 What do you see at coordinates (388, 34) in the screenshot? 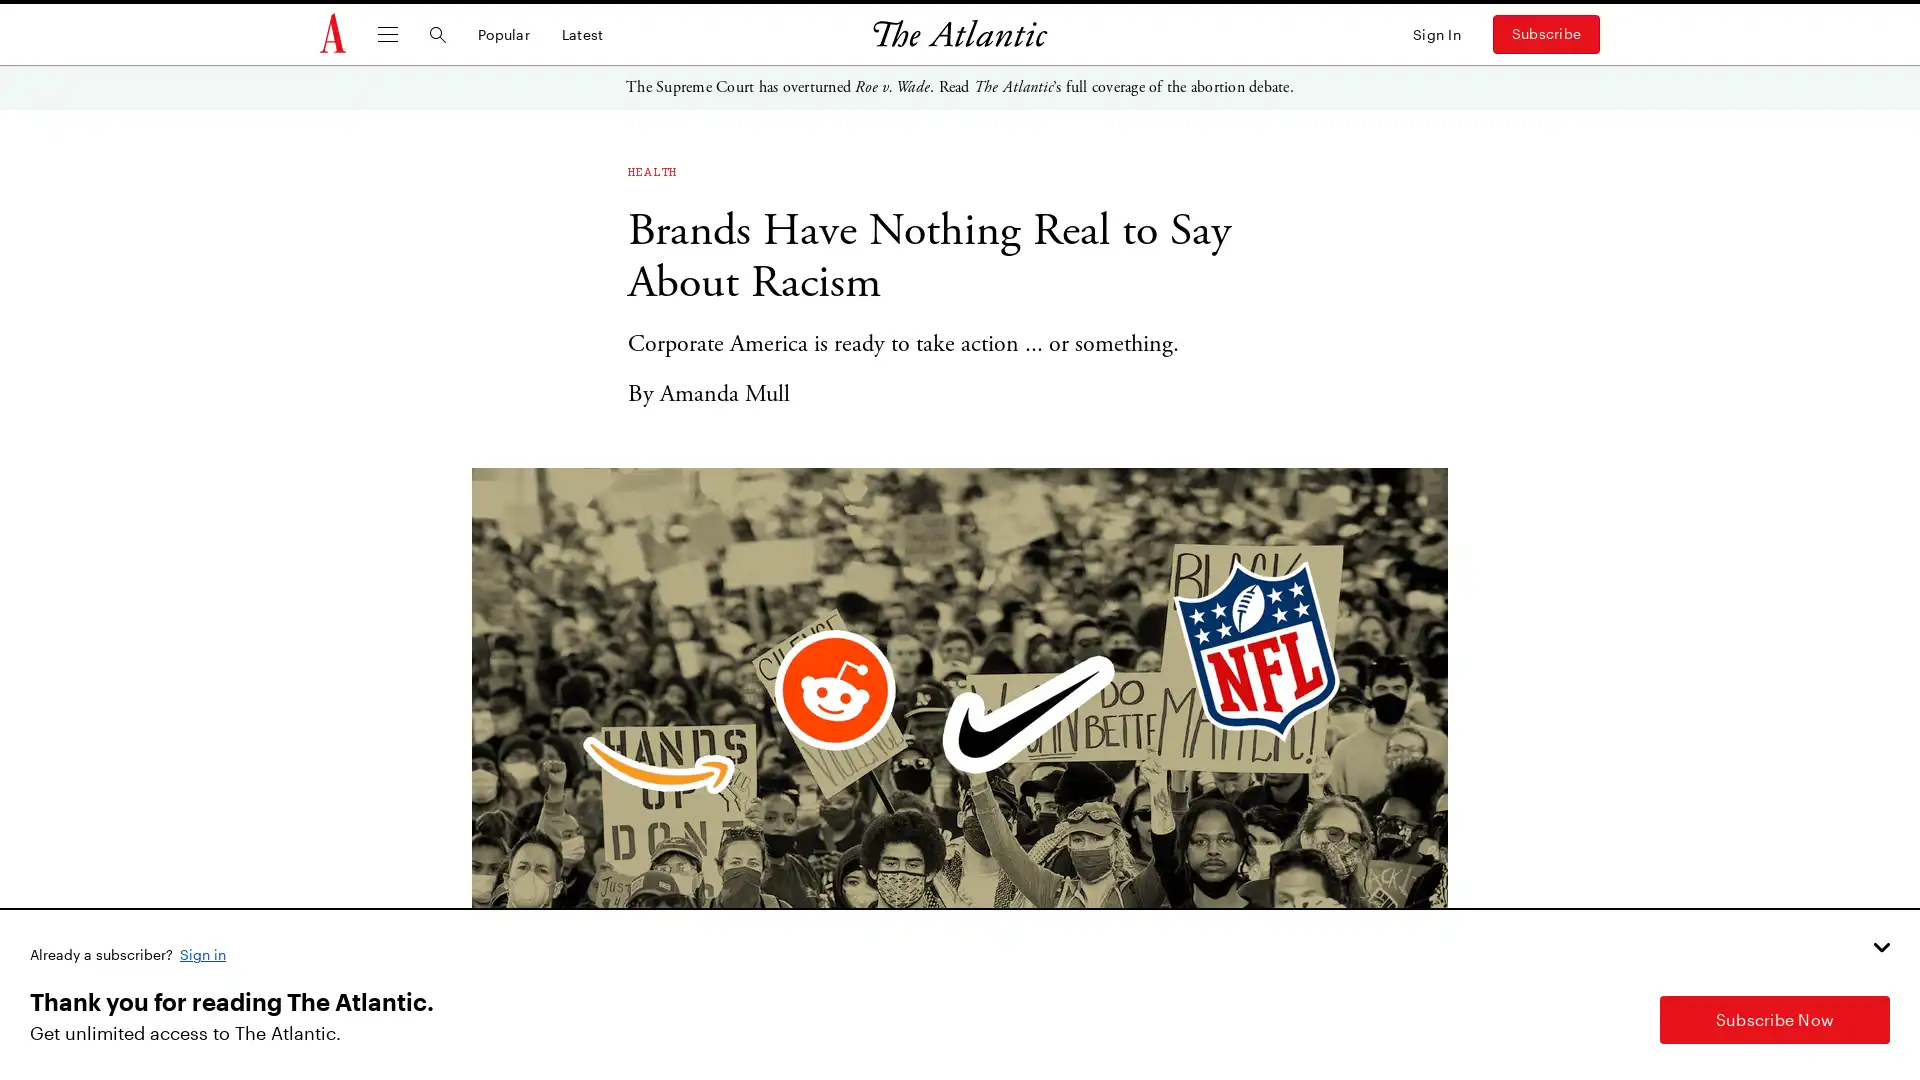
I see `Open Main Menu` at bounding box center [388, 34].